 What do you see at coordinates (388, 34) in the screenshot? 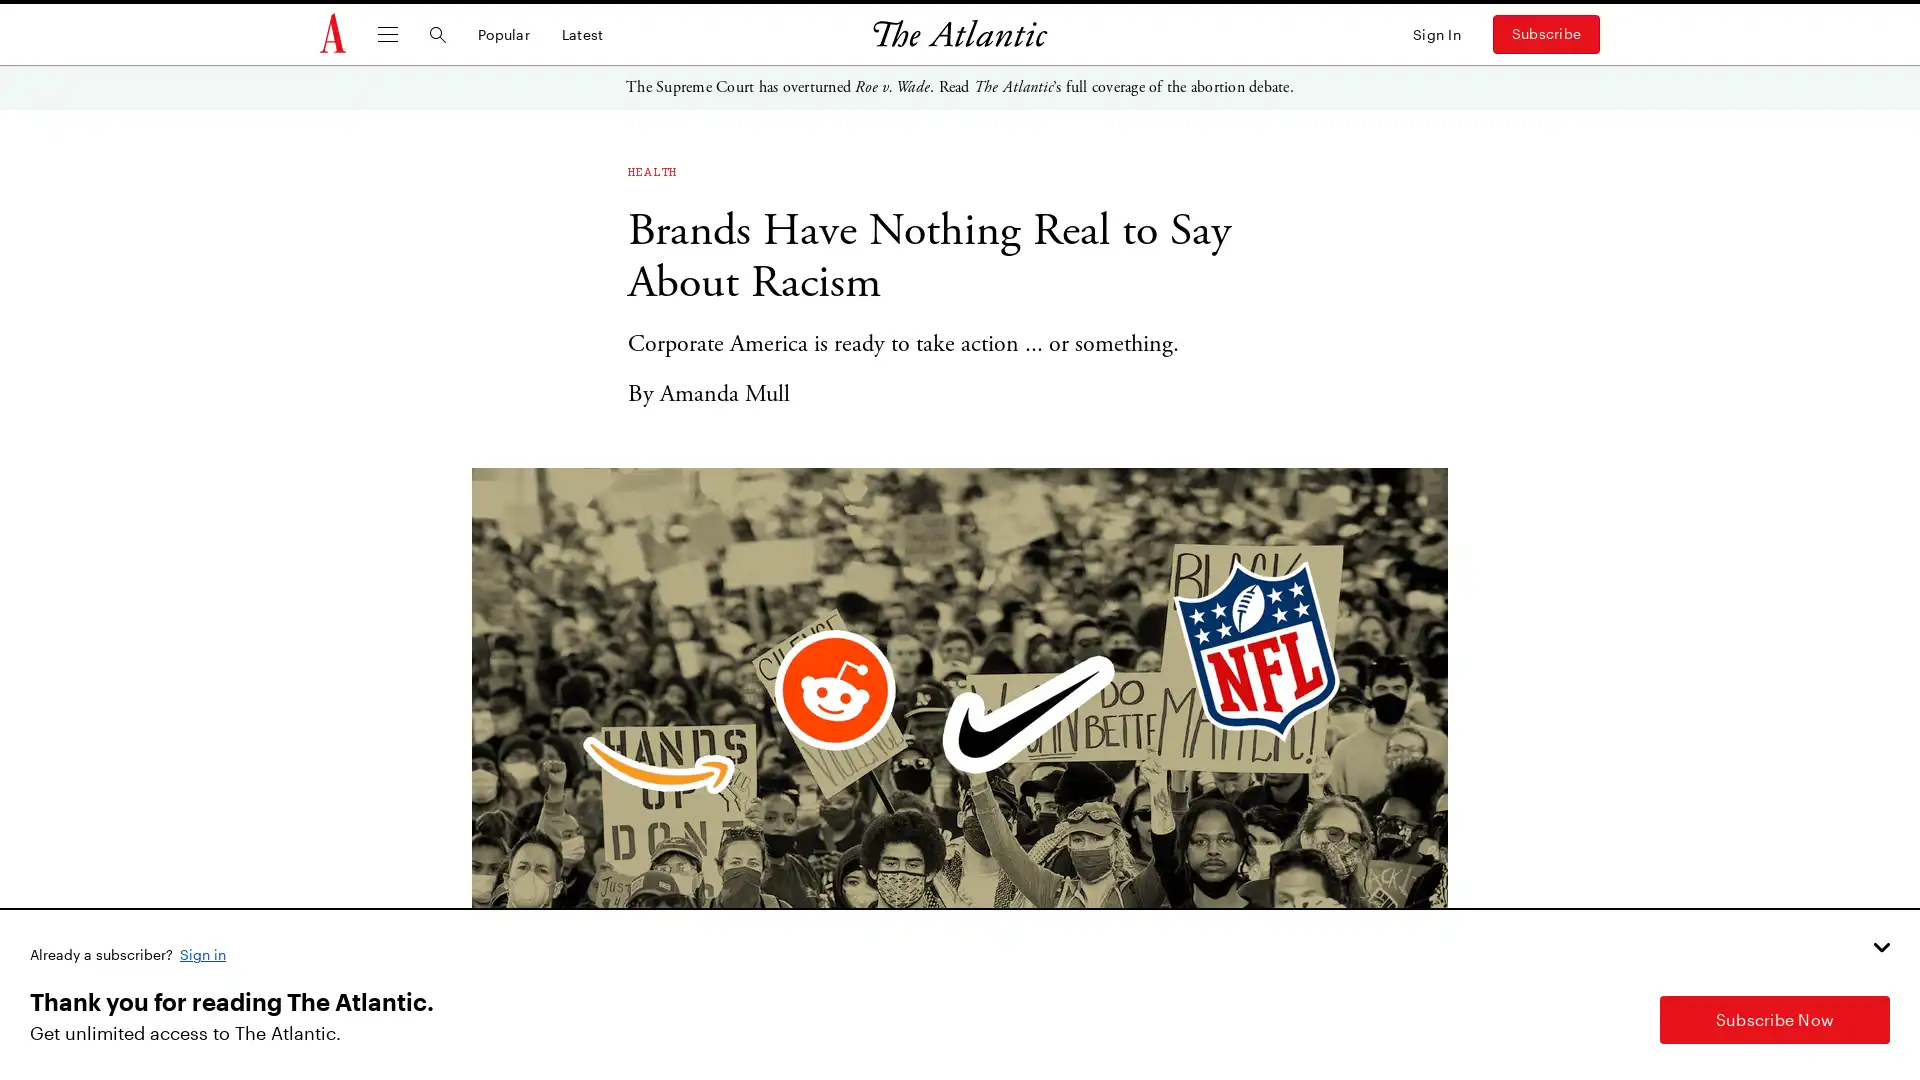
I see `Open Main Menu` at bounding box center [388, 34].